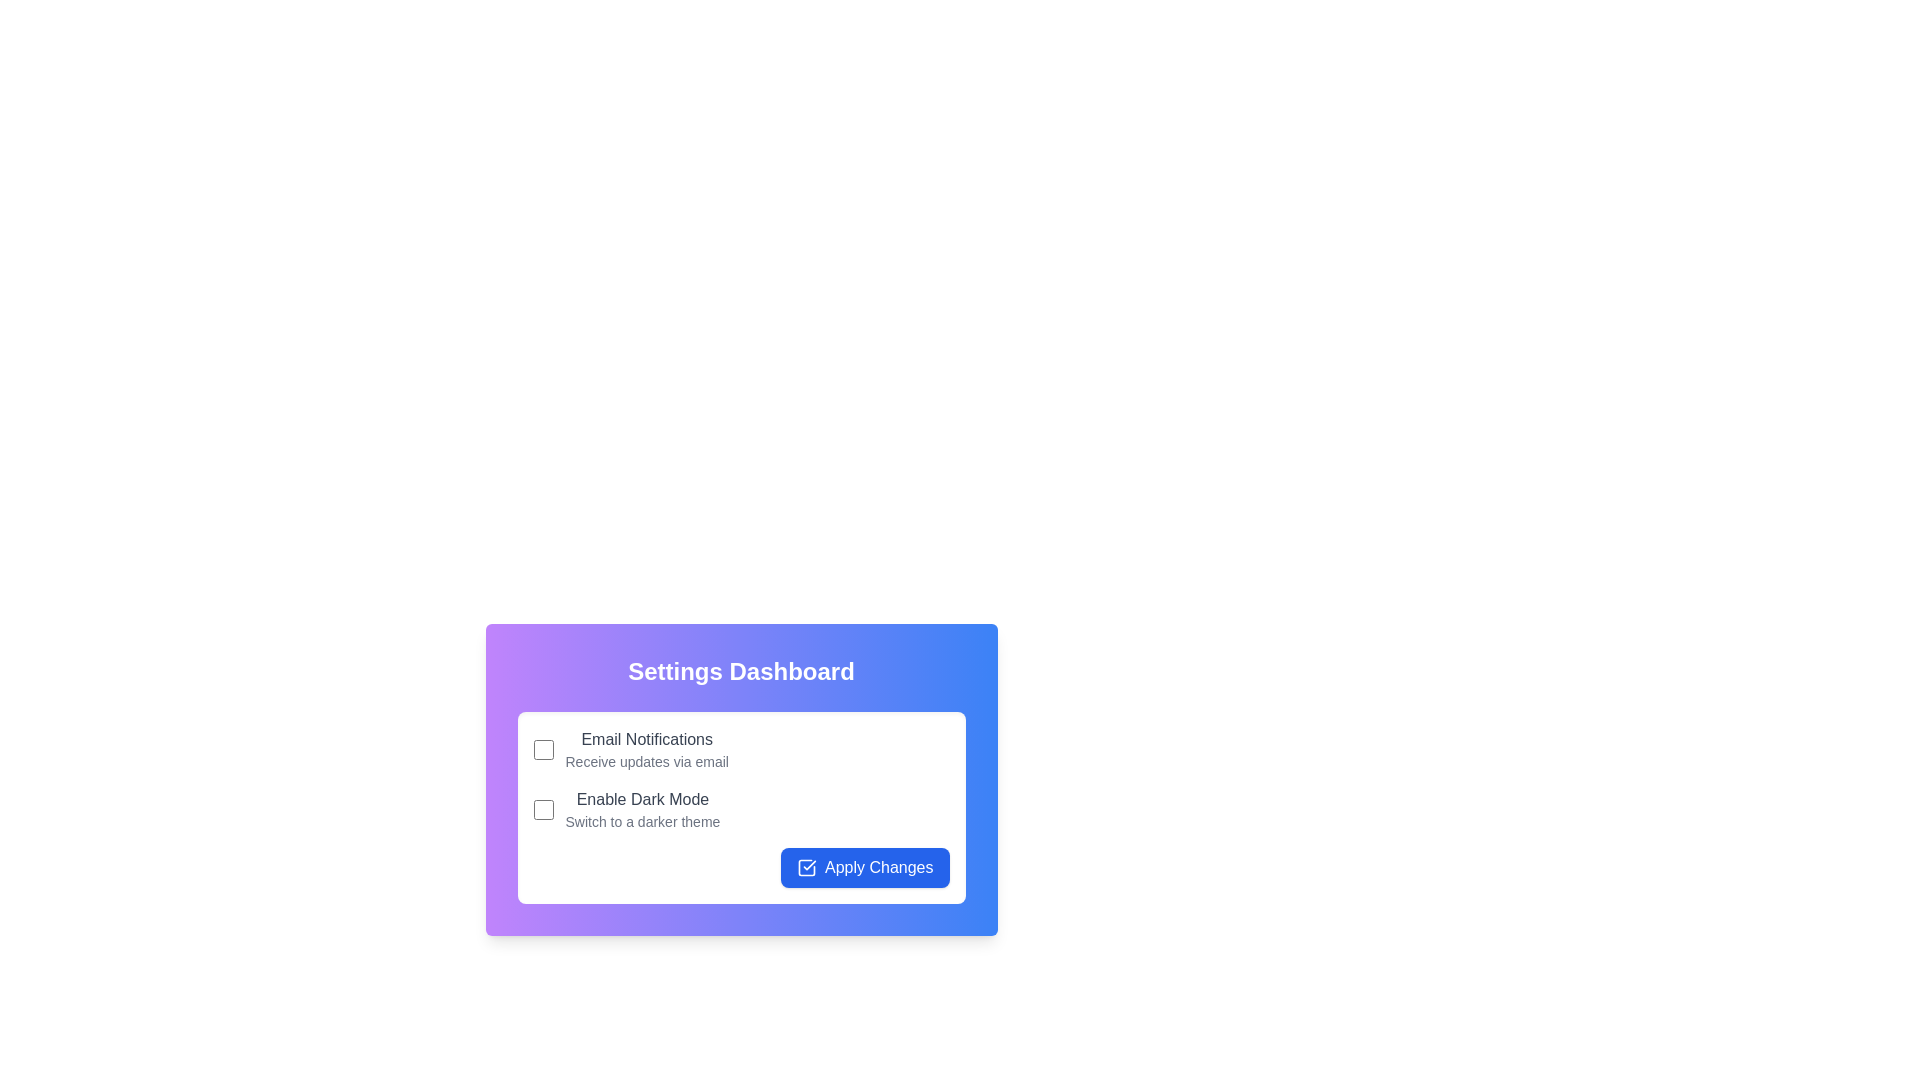  What do you see at coordinates (543, 810) in the screenshot?
I see `the small square checkbox with a blue outline and rounded corners that aligns with the label 'Enable Dark Mode'` at bounding box center [543, 810].